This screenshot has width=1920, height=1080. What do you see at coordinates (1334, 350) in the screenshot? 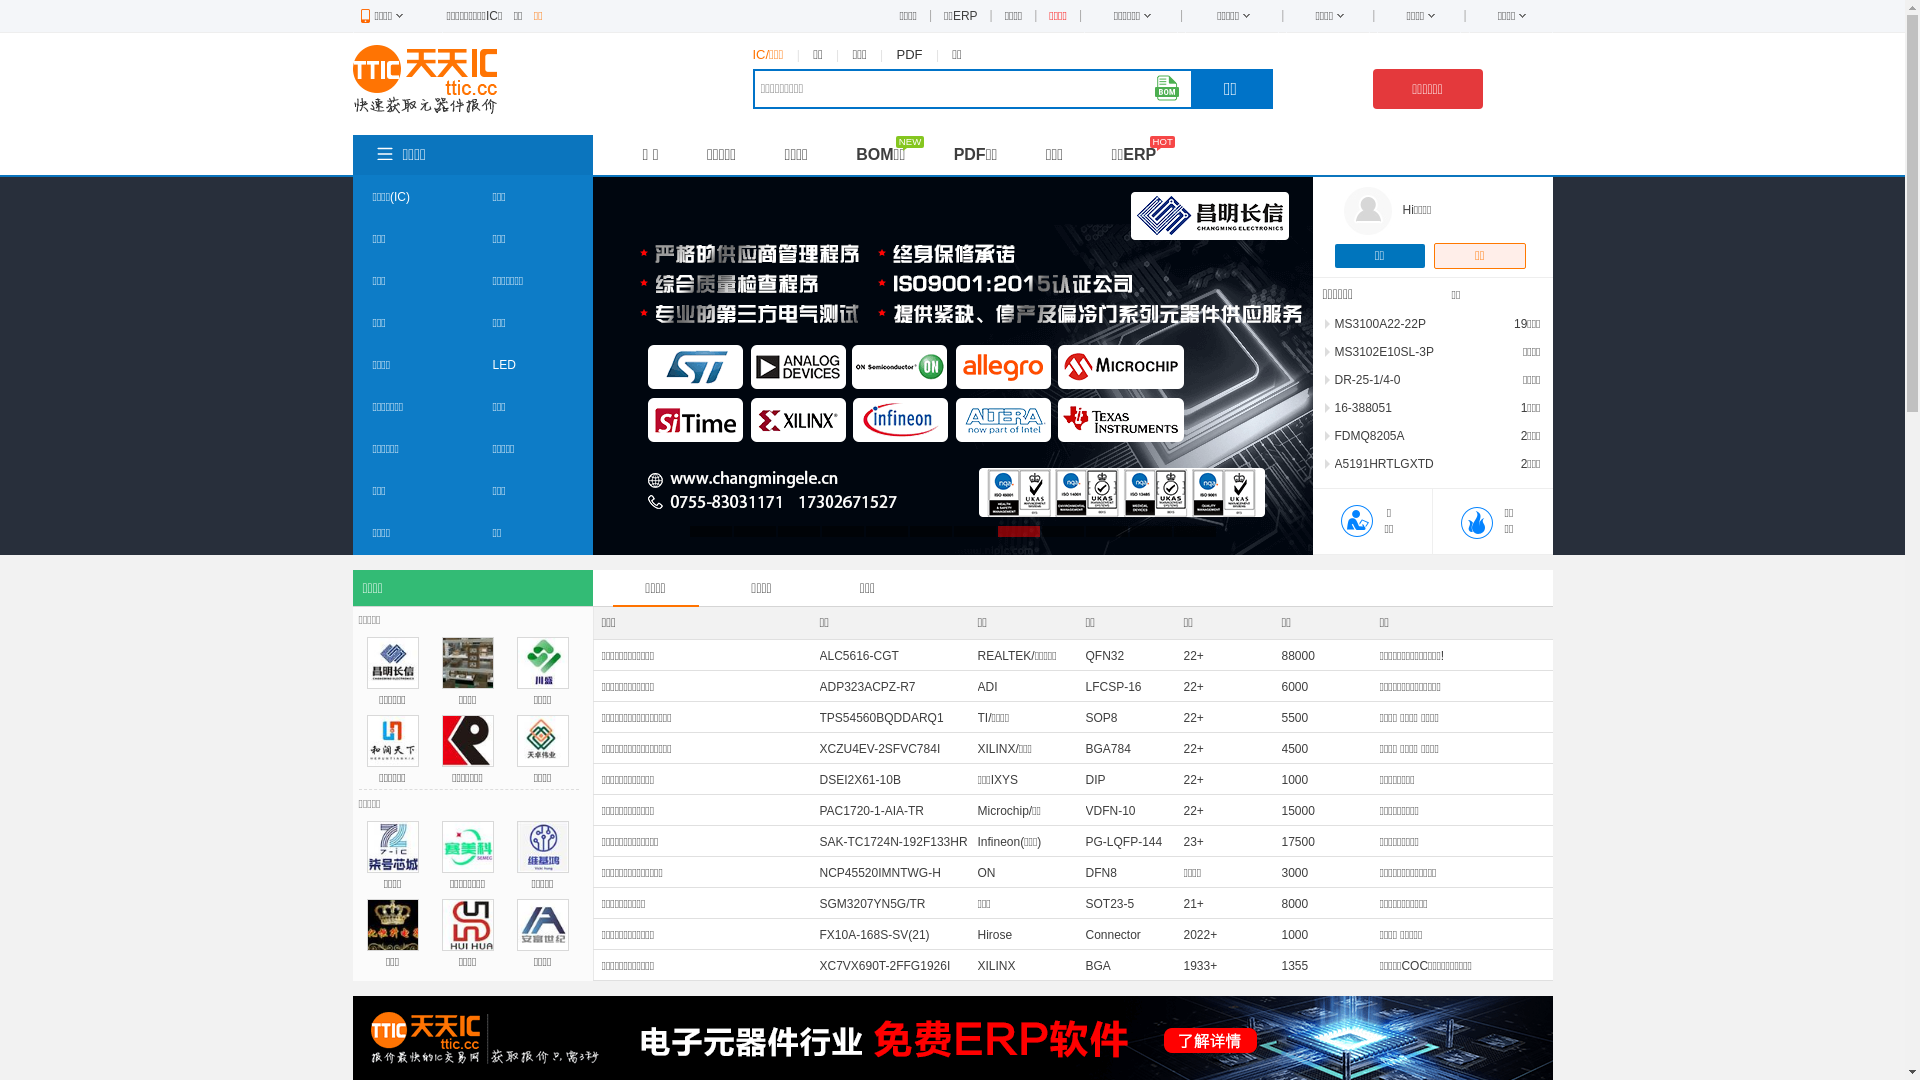
I see `'MS3102E10SL-3P'` at bounding box center [1334, 350].